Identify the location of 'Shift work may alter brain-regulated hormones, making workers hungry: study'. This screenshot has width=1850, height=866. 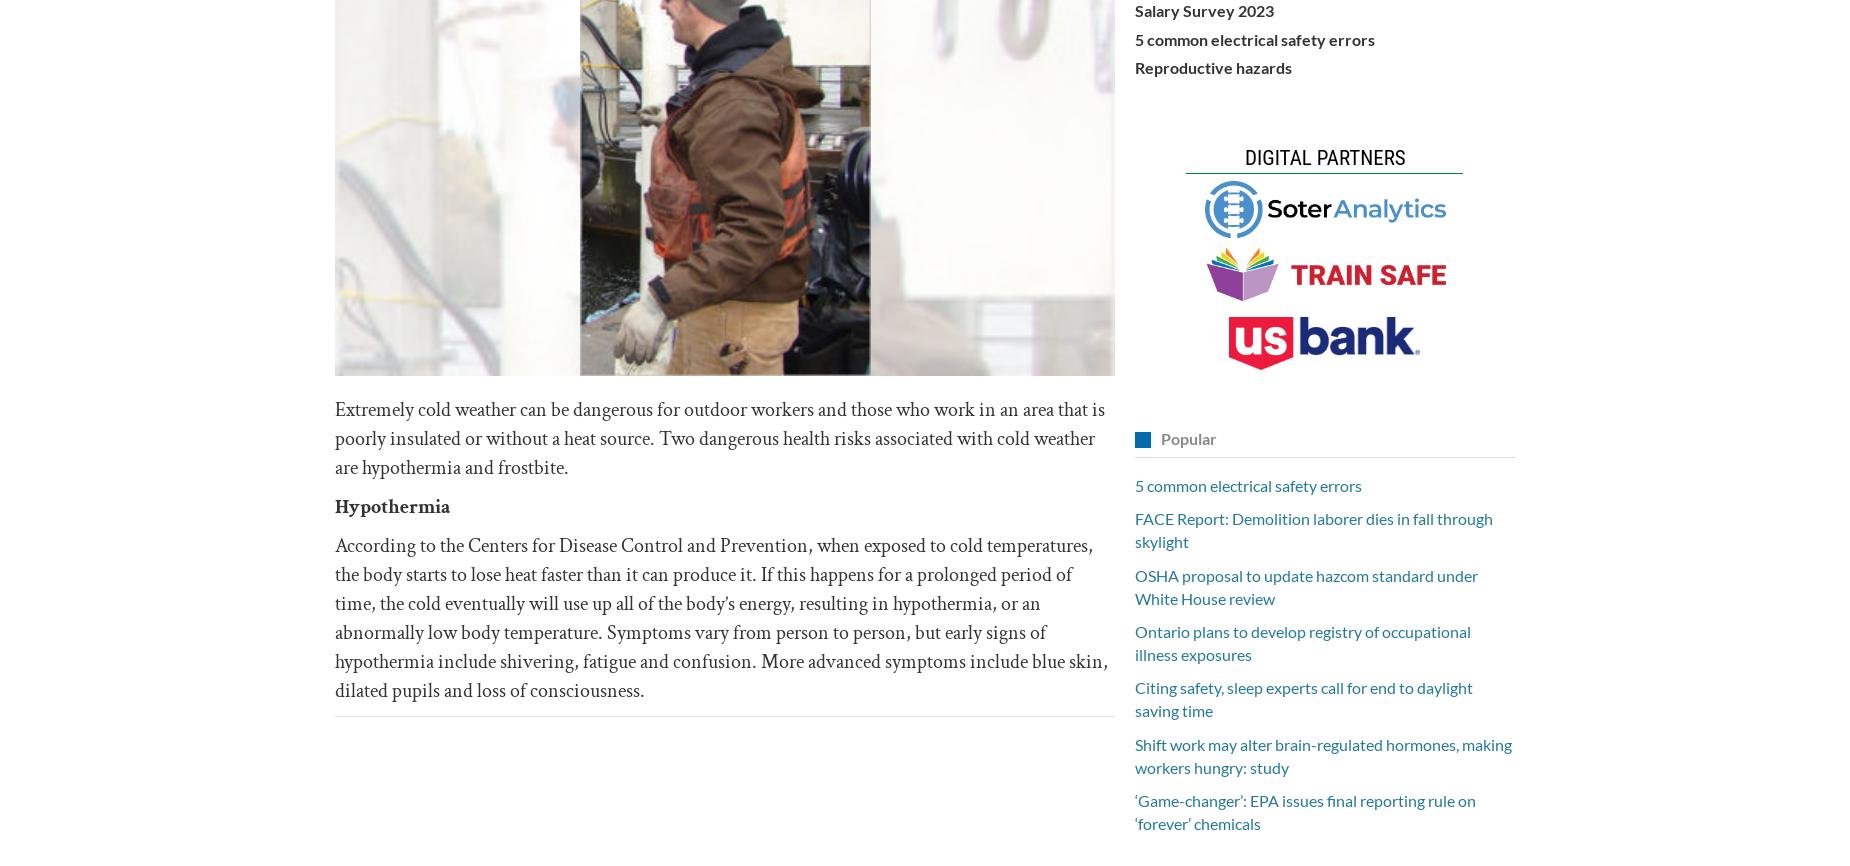
(1133, 753).